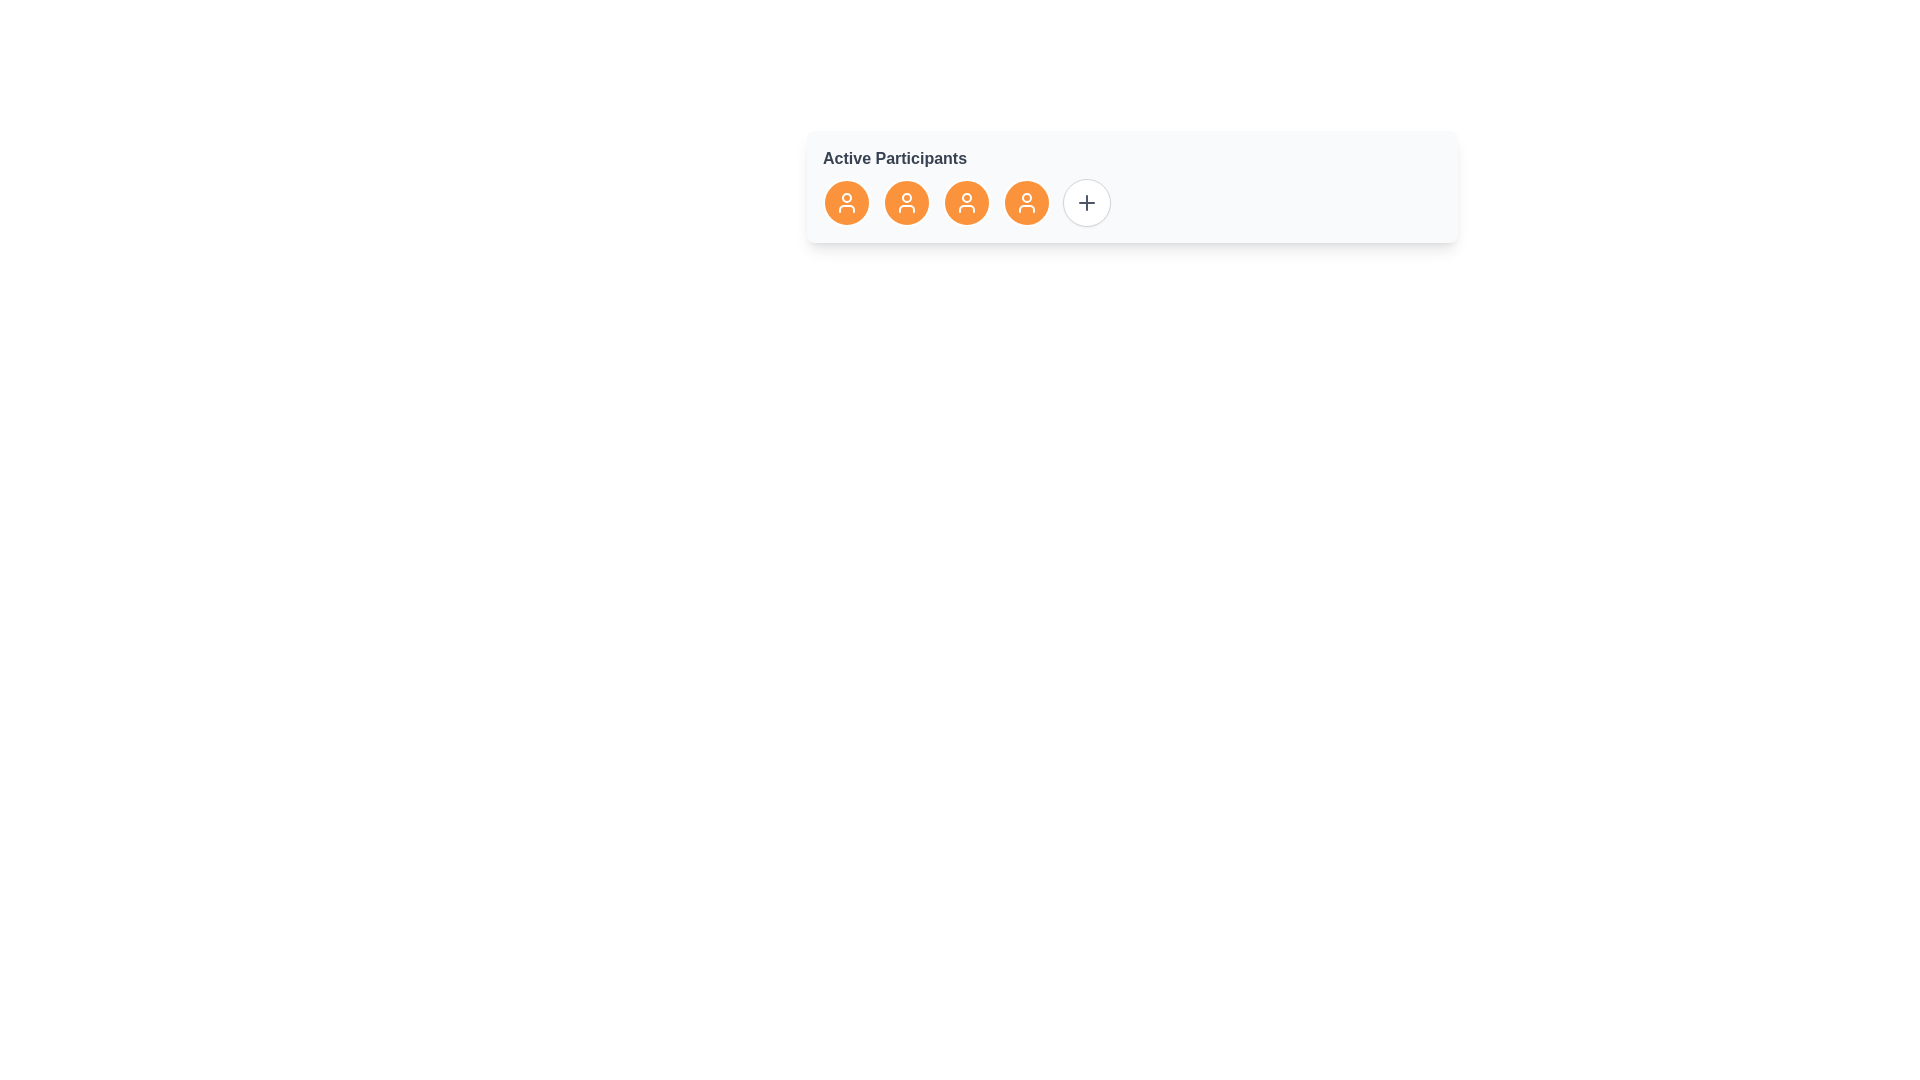 The width and height of the screenshot is (1920, 1080). I want to click on the first circular orange user icon with a white silhouette and border in the 'Active Participants' section located at the top-center area, so click(846, 203).